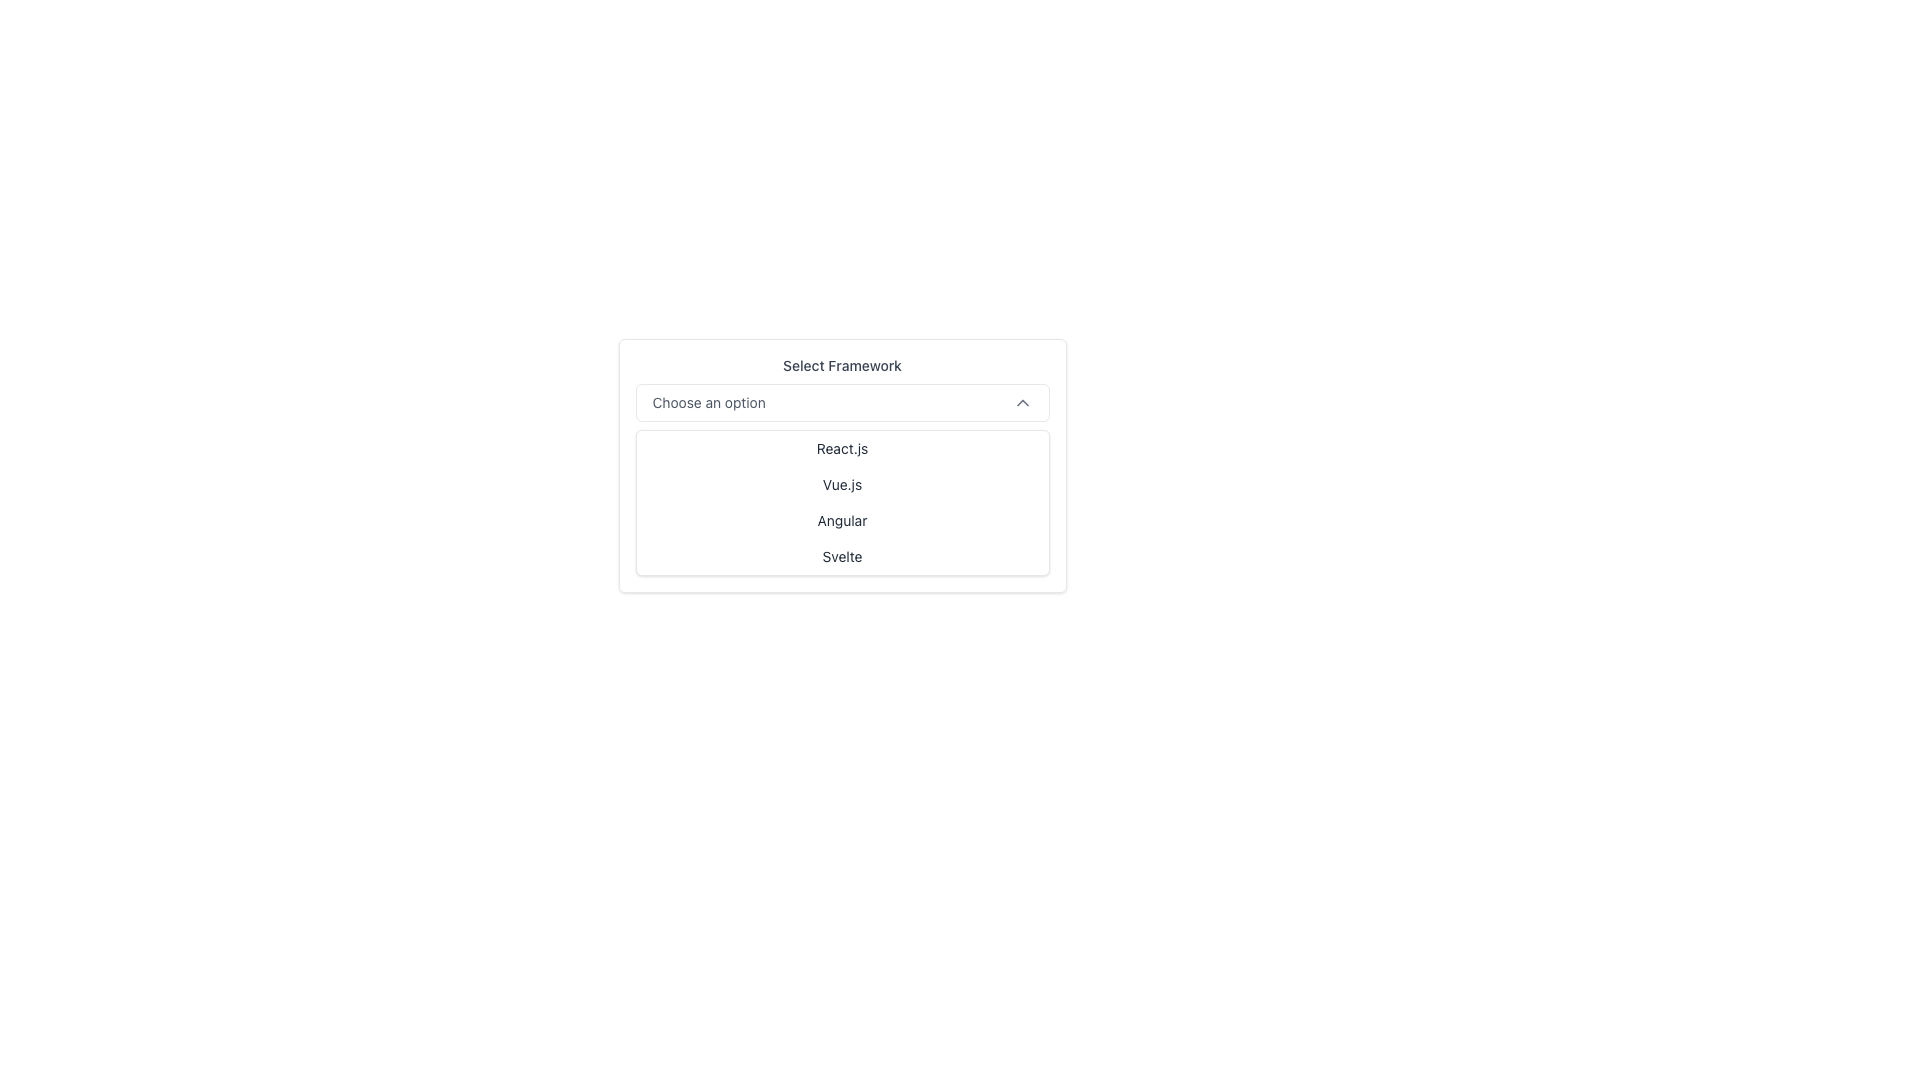  Describe the element at coordinates (842, 556) in the screenshot. I see `the selectable menu item labeled 'Svelte', which is the last option in the dropdown menu` at that location.